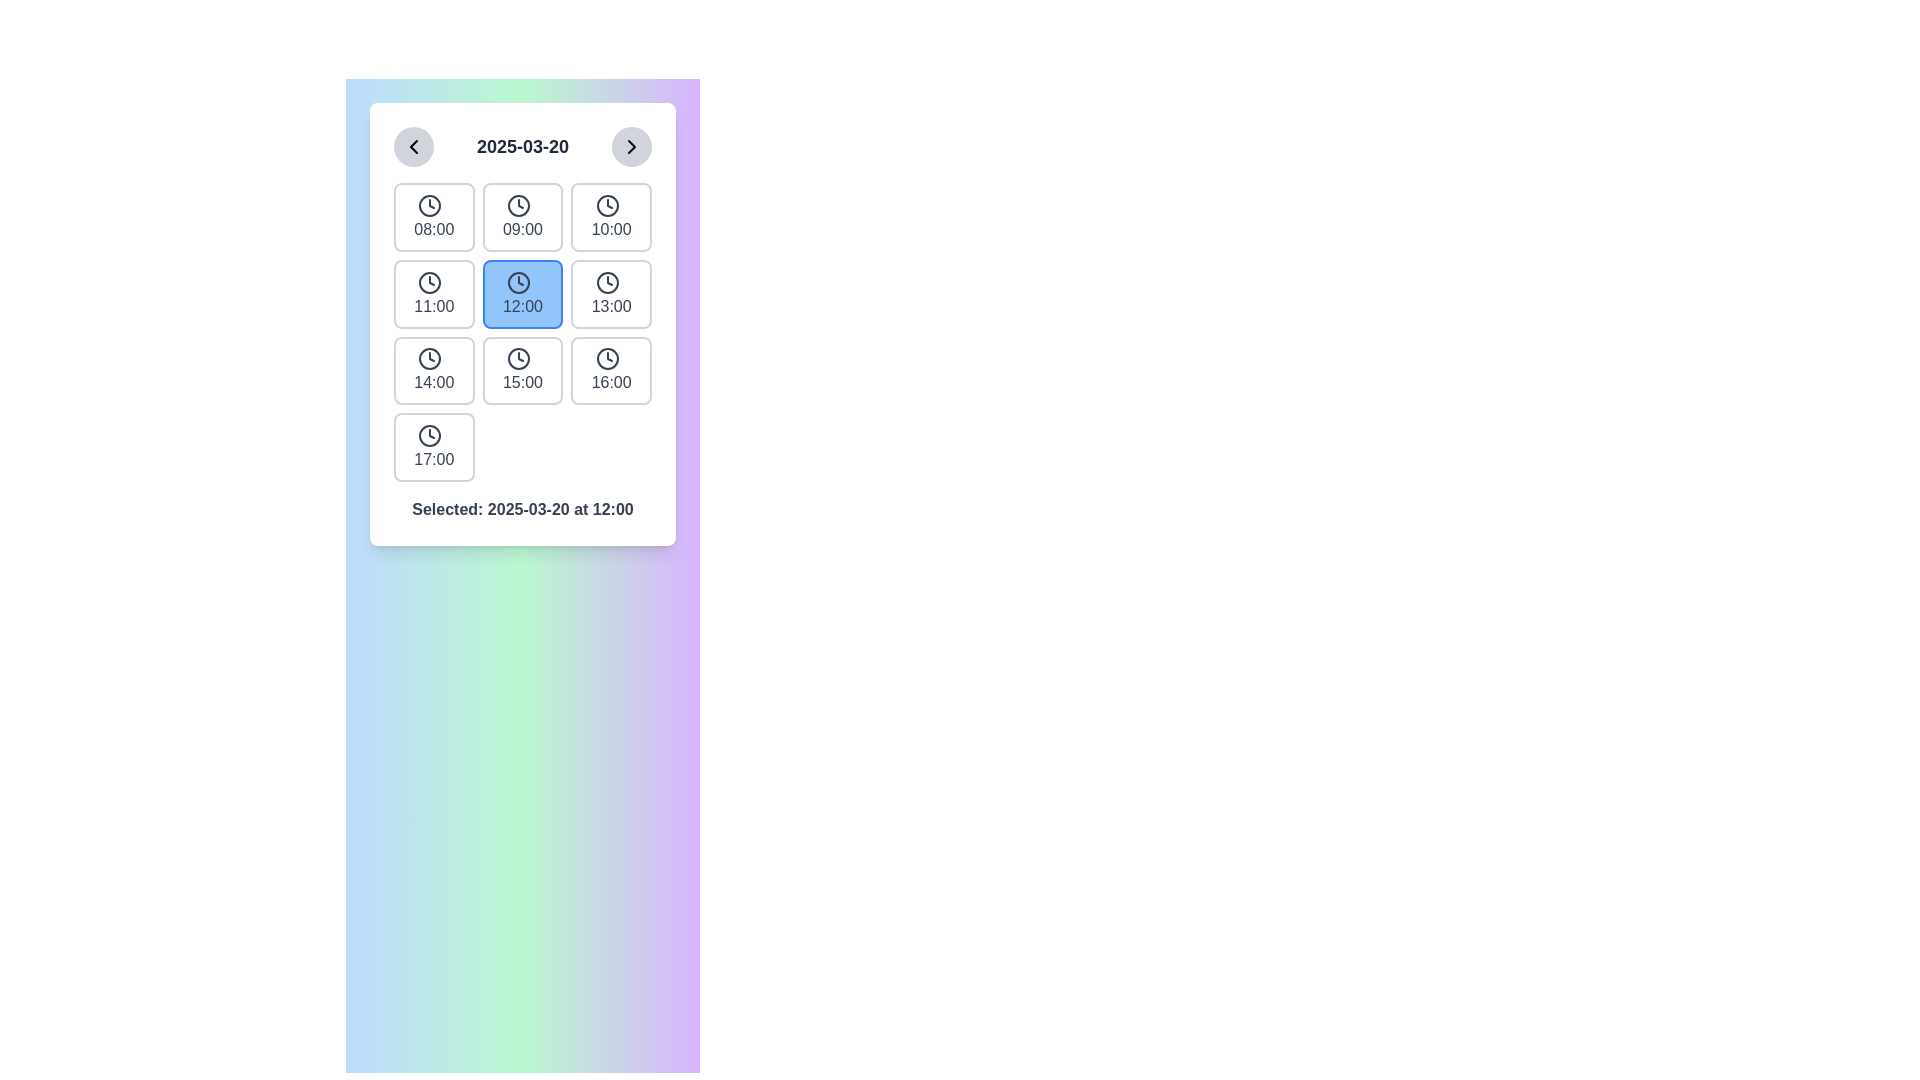 This screenshot has width=1920, height=1080. I want to click on the circular outline within the clock icon located in the top-right cell of a 3x4 grid layout displaying time options, so click(606, 205).